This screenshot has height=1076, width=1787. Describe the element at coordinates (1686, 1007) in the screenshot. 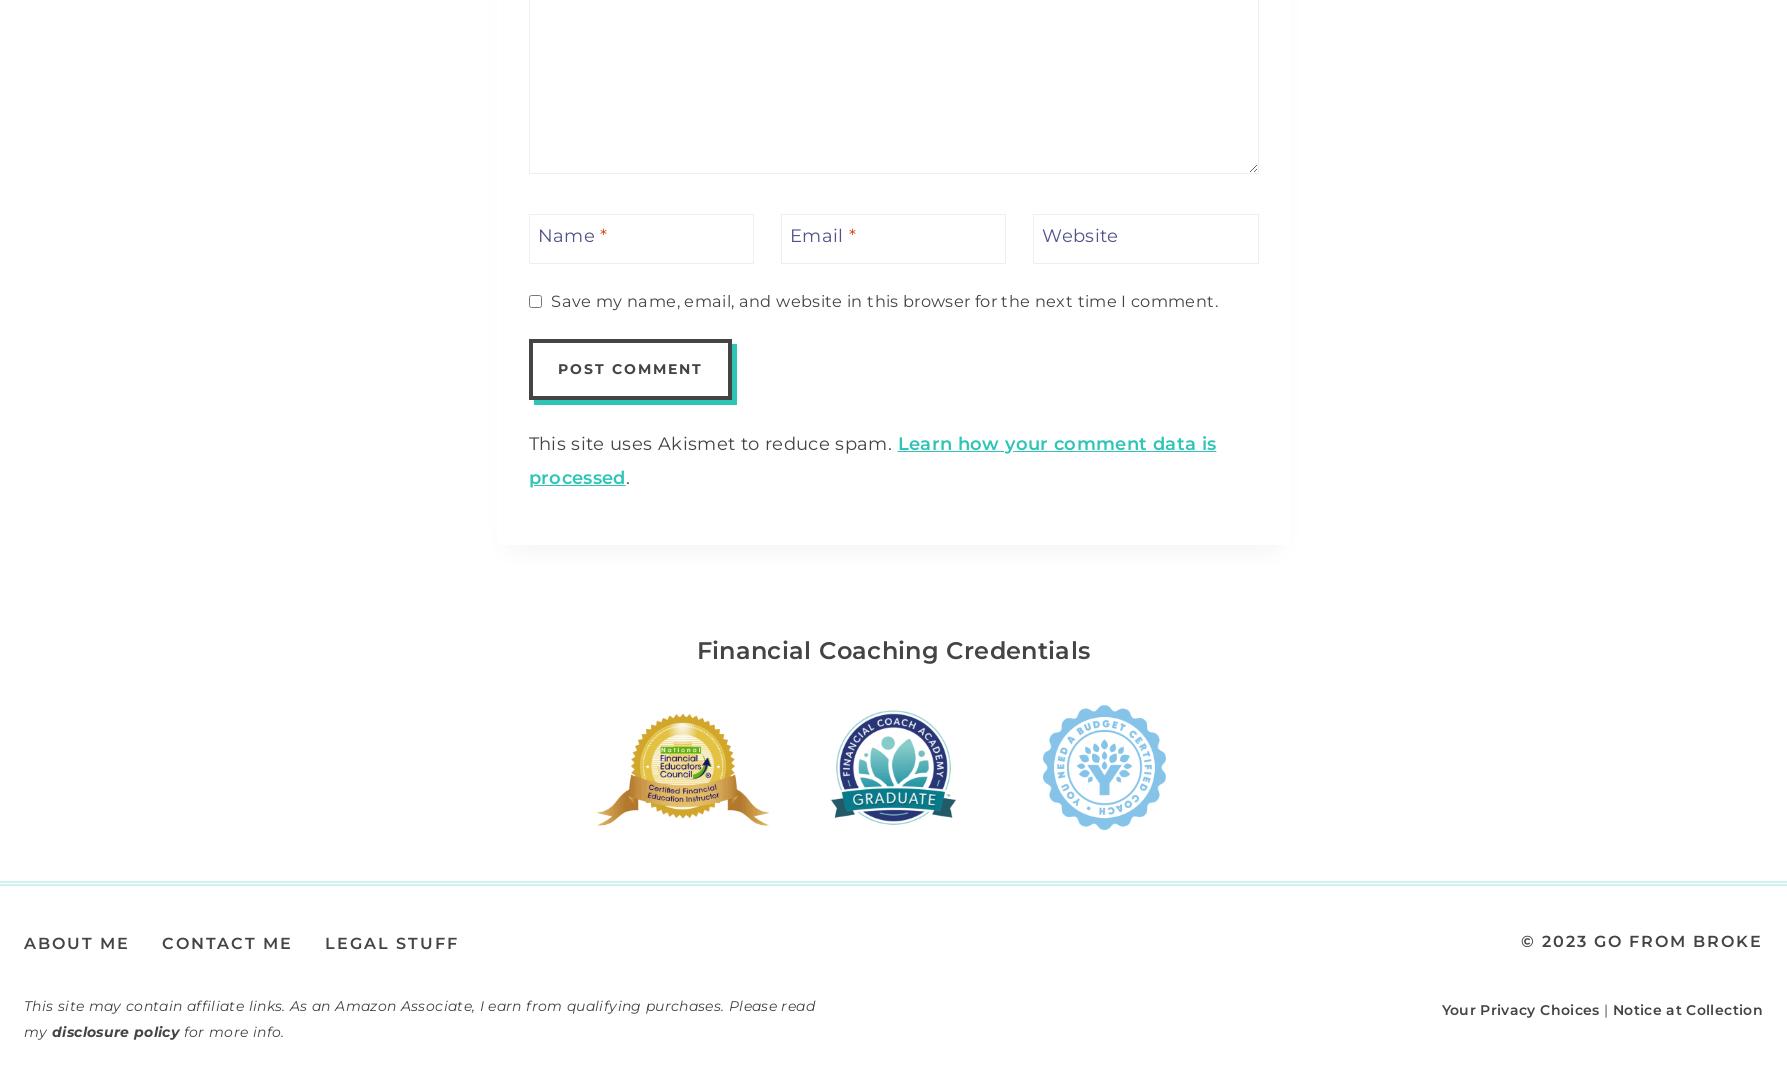

I see `'Notice at Collection'` at that location.